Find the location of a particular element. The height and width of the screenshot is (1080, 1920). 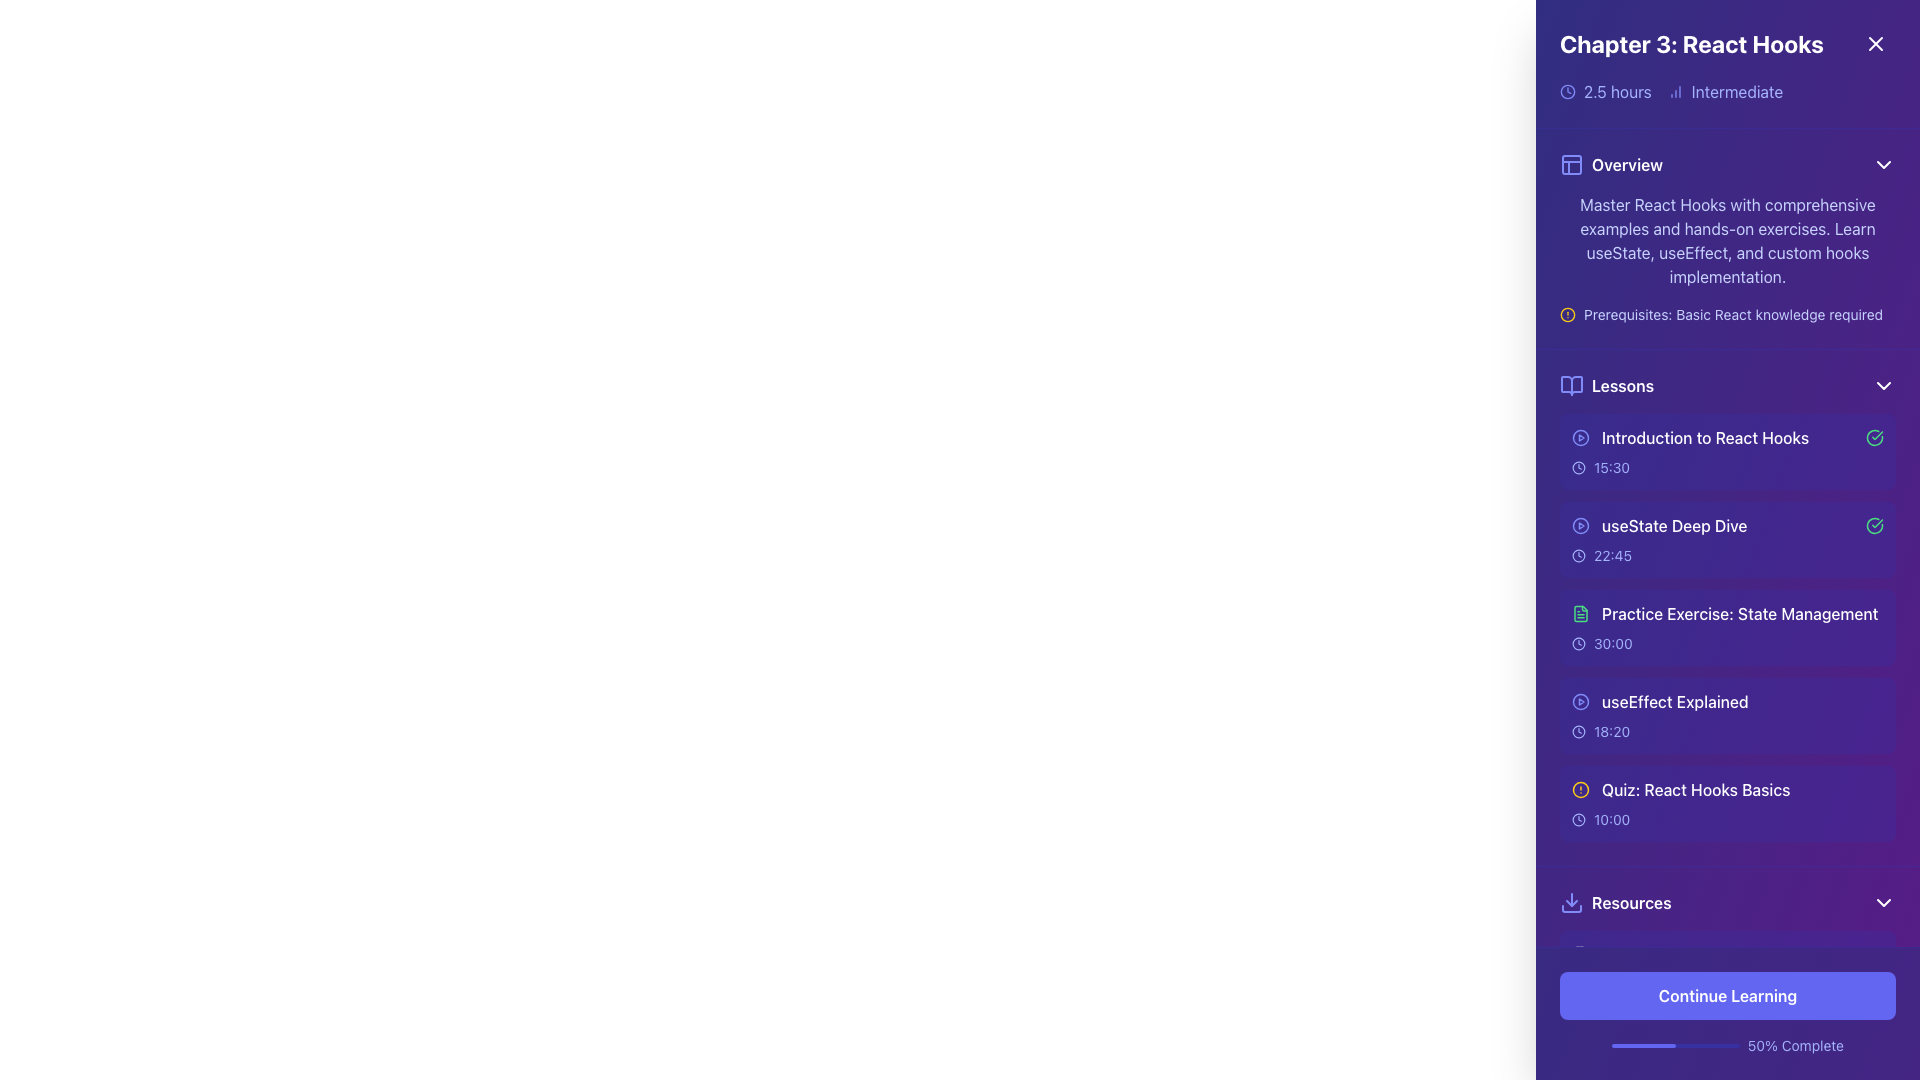

the status represented by the circular green outlined icon indicating a completed lesson next to 'useState Deep Dive' in the second lesson entry is located at coordinates (1874, 437).